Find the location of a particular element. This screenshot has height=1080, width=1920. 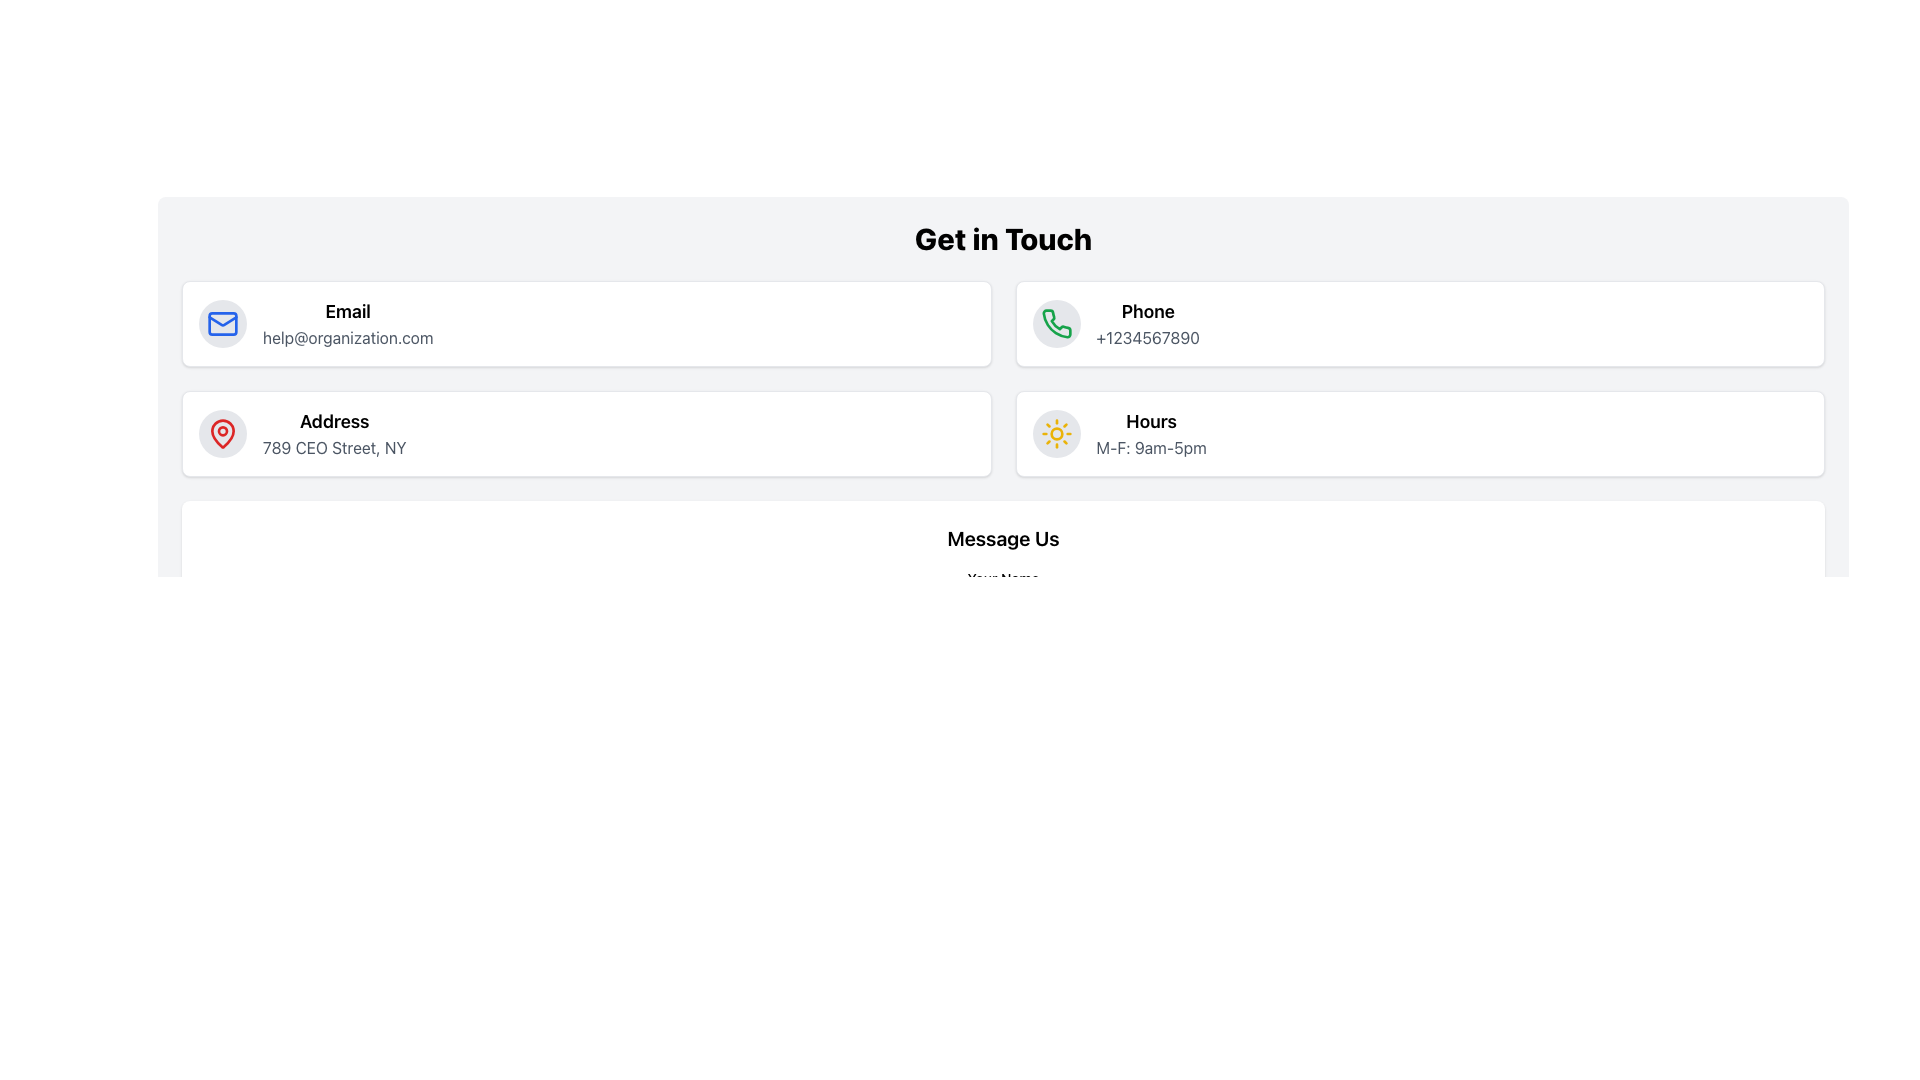

the text label displaying 'M-F: 9am-5pm', which is located under the 'Hours' heading in the 'Get in Touch' section is located at coordinates (1151, 446).